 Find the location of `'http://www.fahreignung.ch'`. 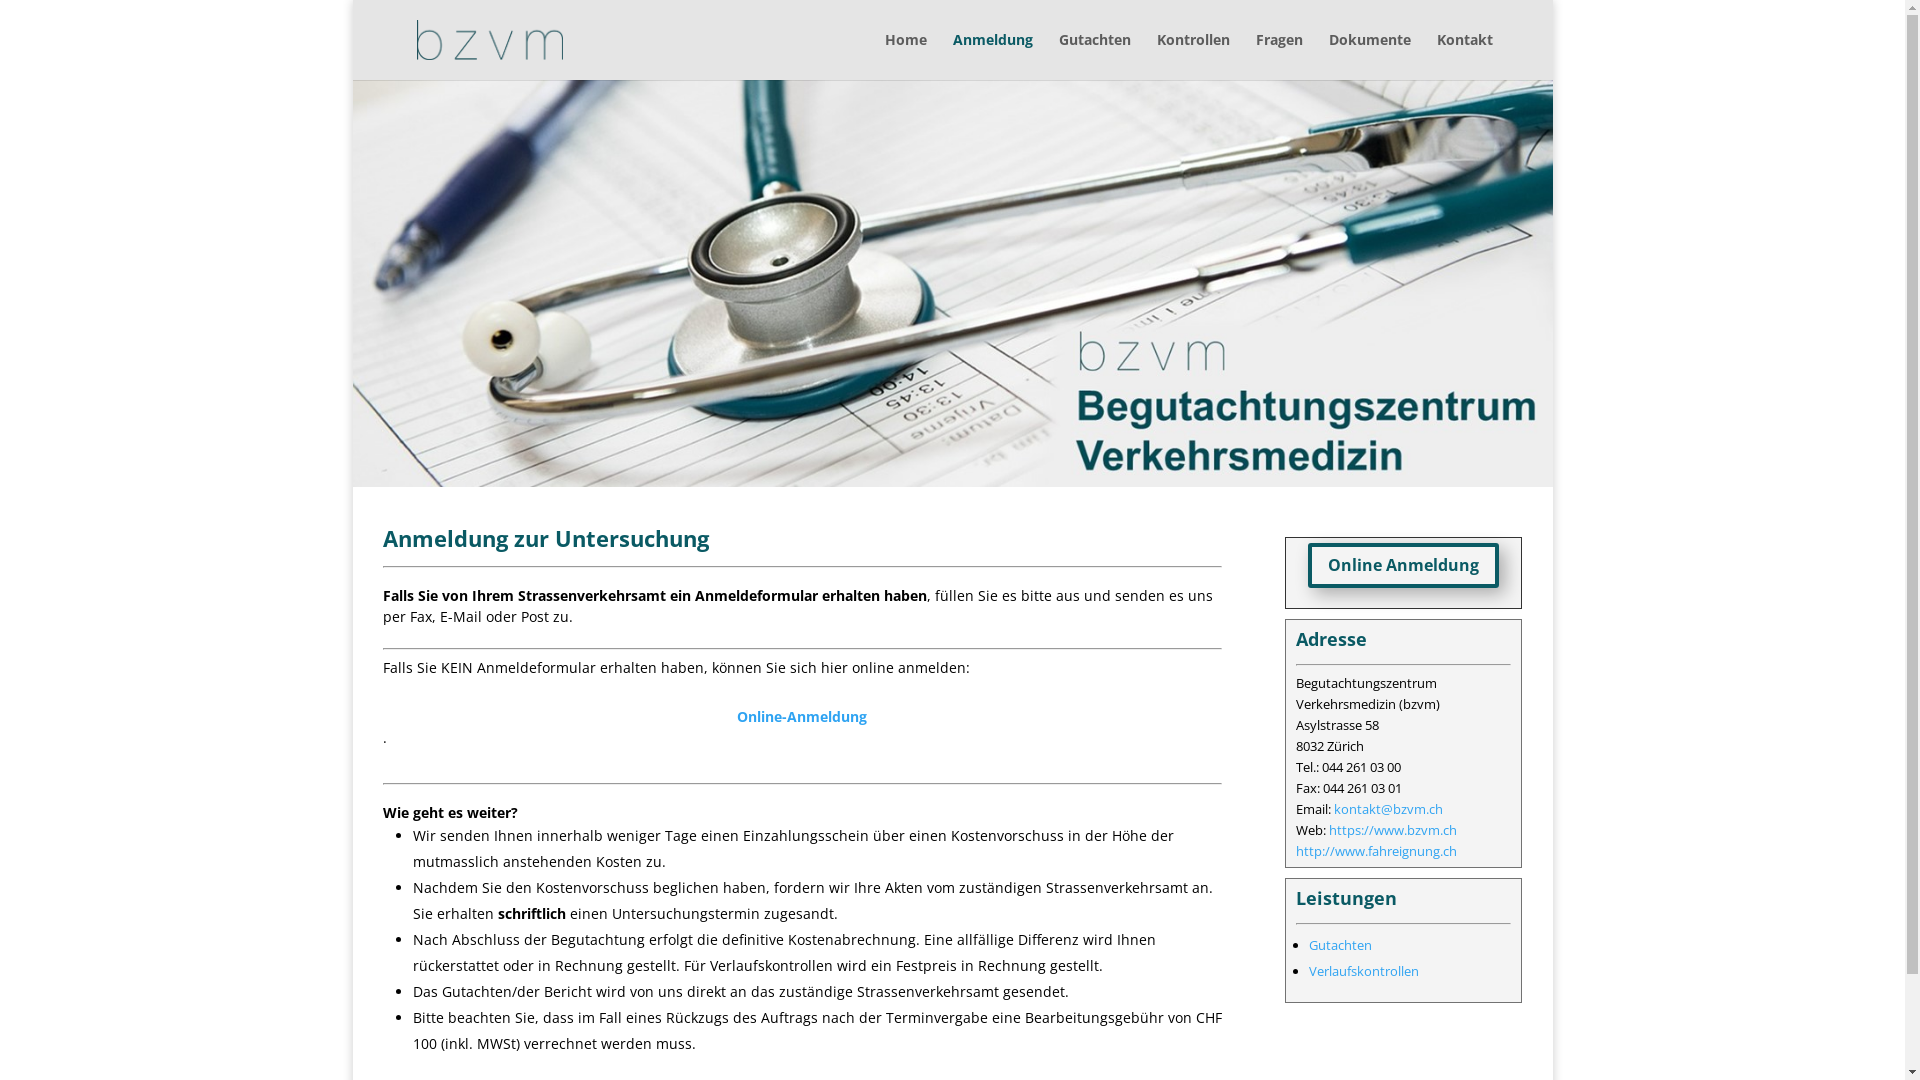

'http://www.fahreignung.ch' is located at coordinates (1375, 851).